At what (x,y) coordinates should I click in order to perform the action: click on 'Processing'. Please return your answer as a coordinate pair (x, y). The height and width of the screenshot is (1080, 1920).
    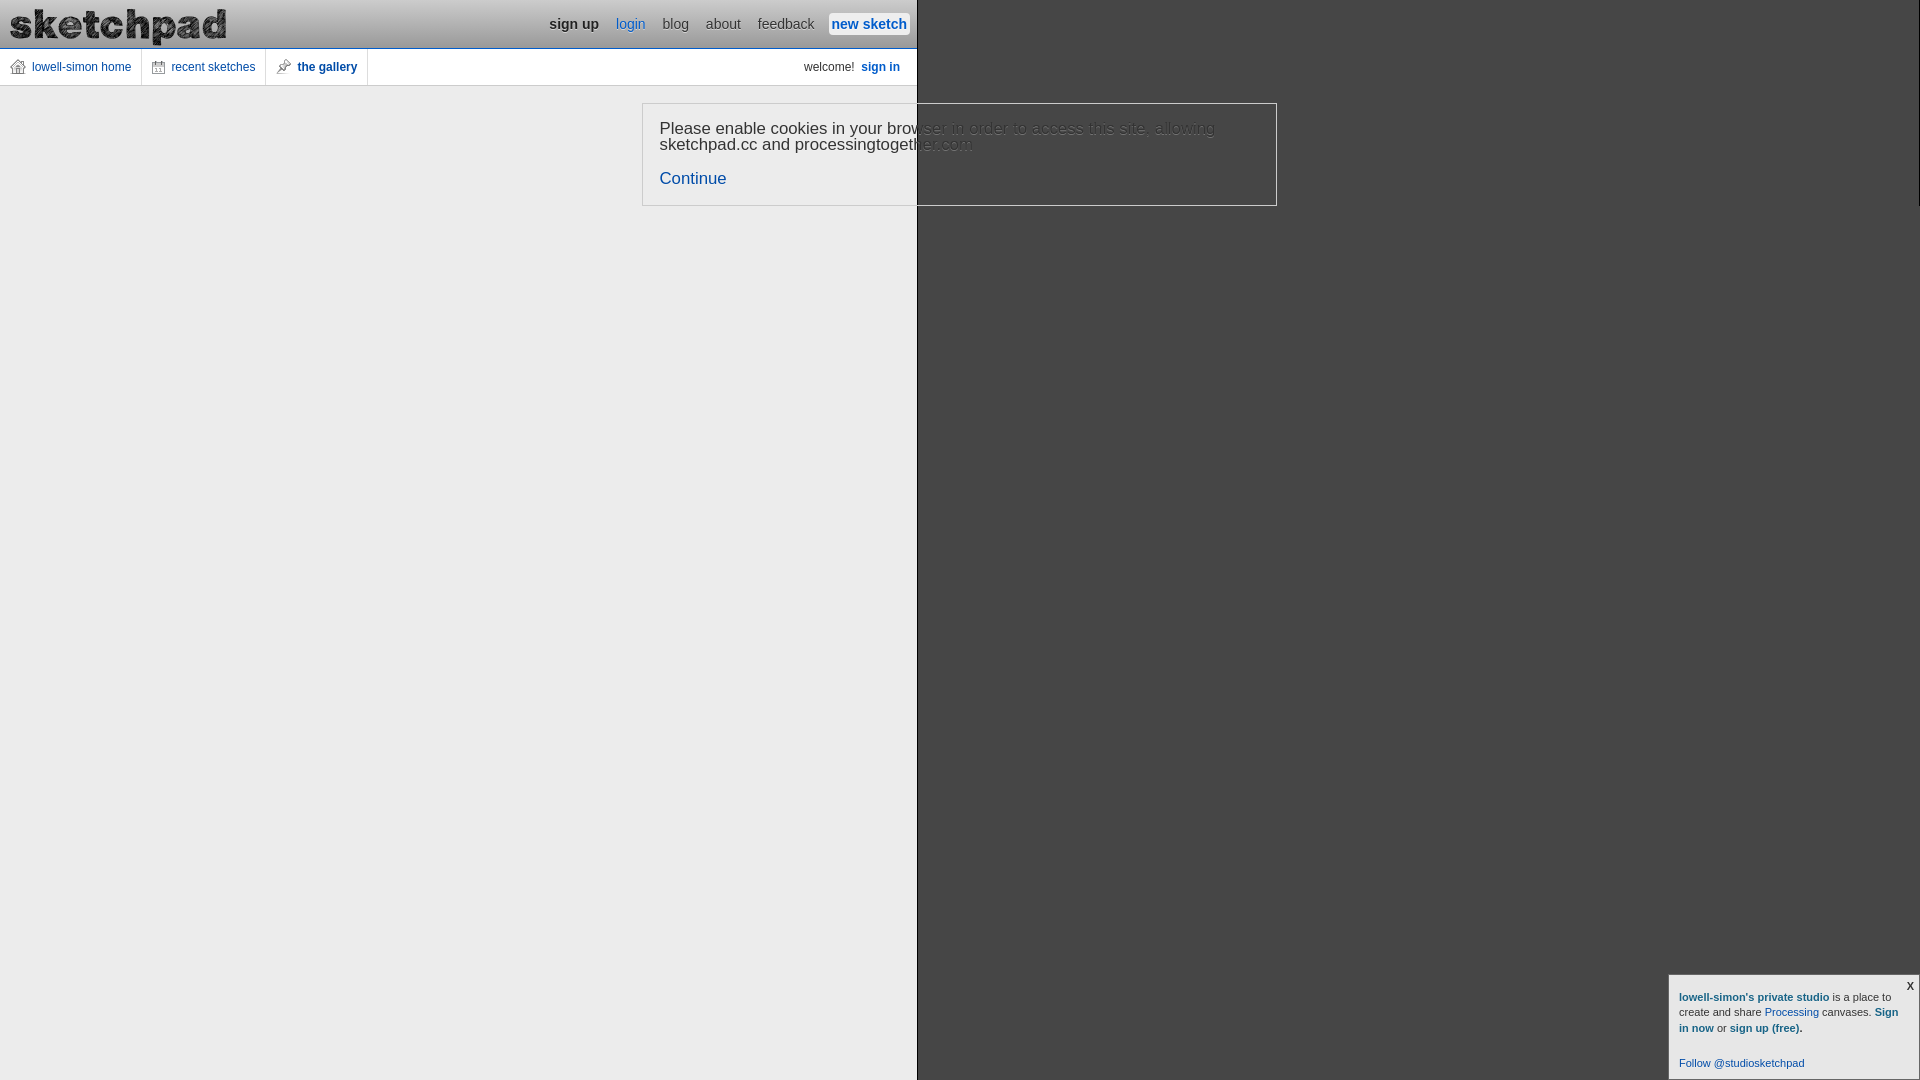
    Looking at the image, I should click on (1791, 1011).